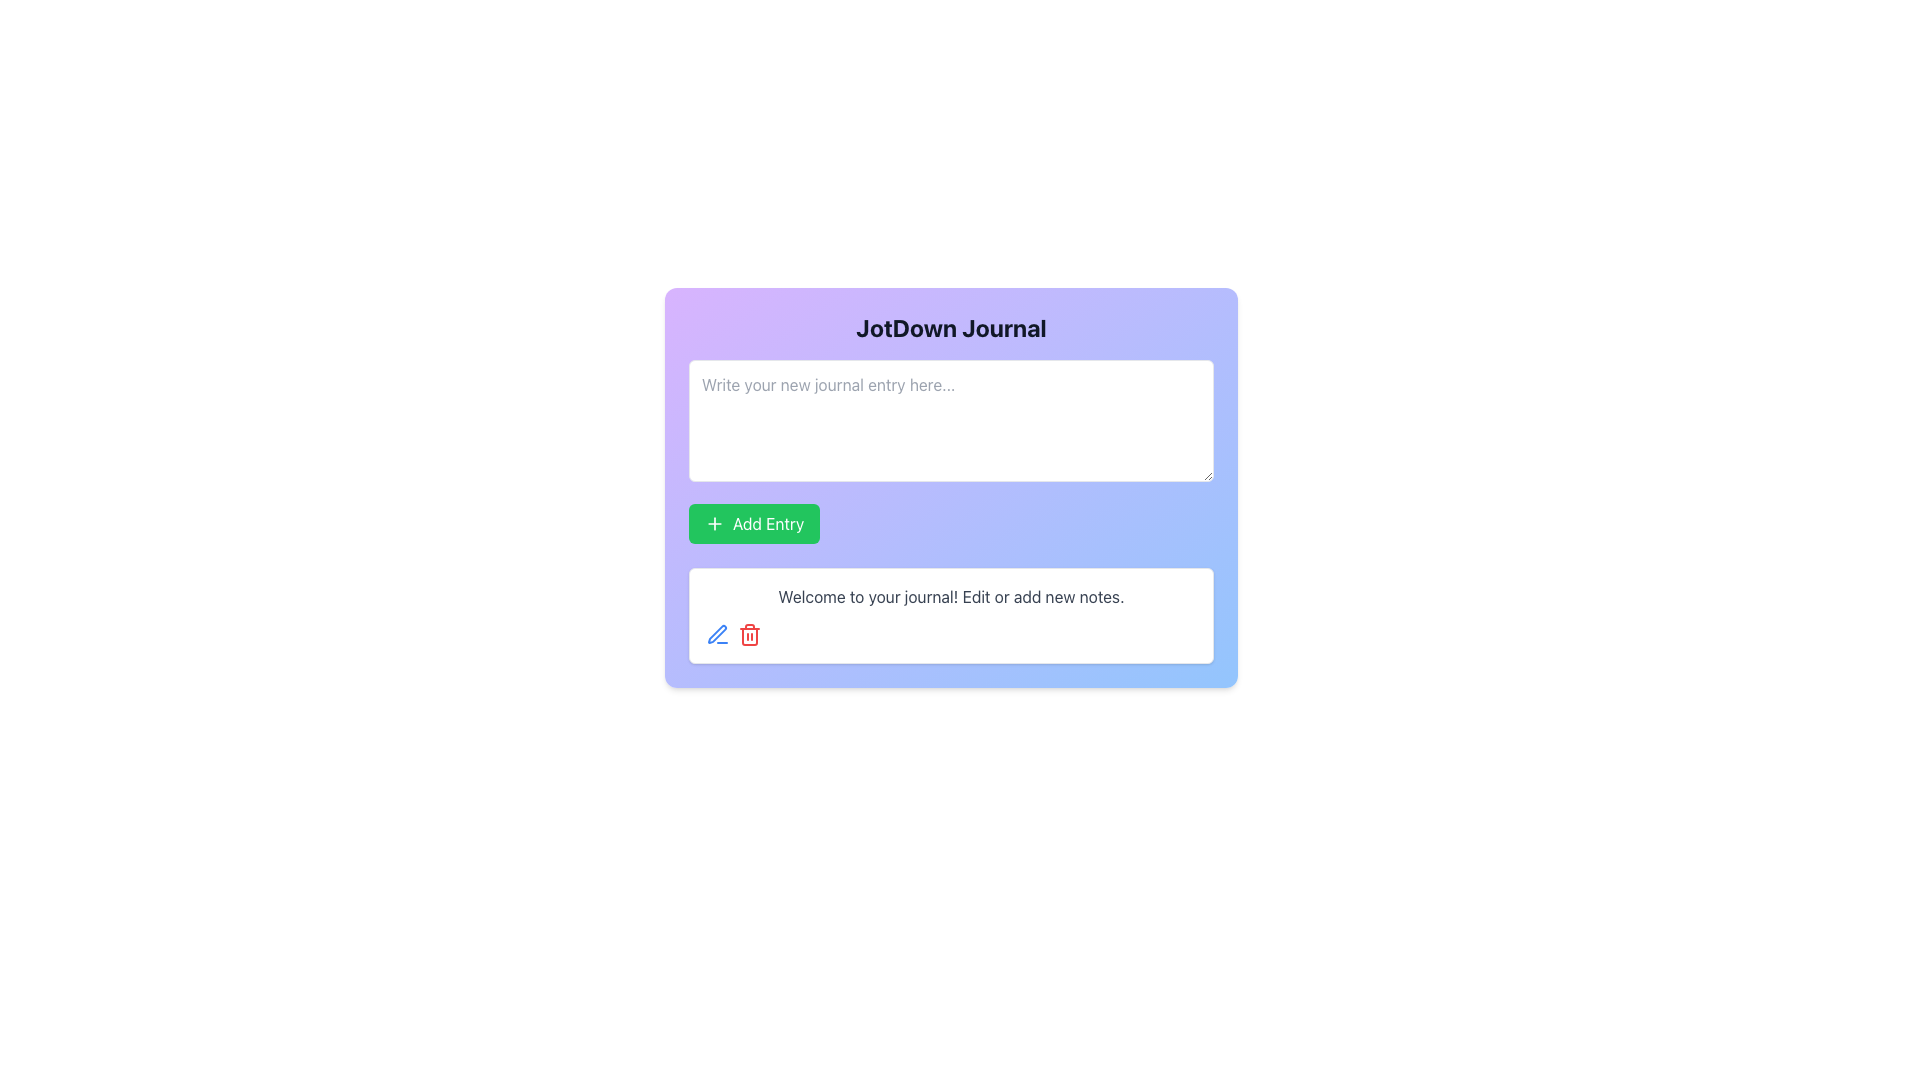 The height and width of the screenshot is (1080, 1920). I want to click on the 'Edit' icon button located in the bottom-left portion of the card under the 'Add Entry' section, so click(718, 633).